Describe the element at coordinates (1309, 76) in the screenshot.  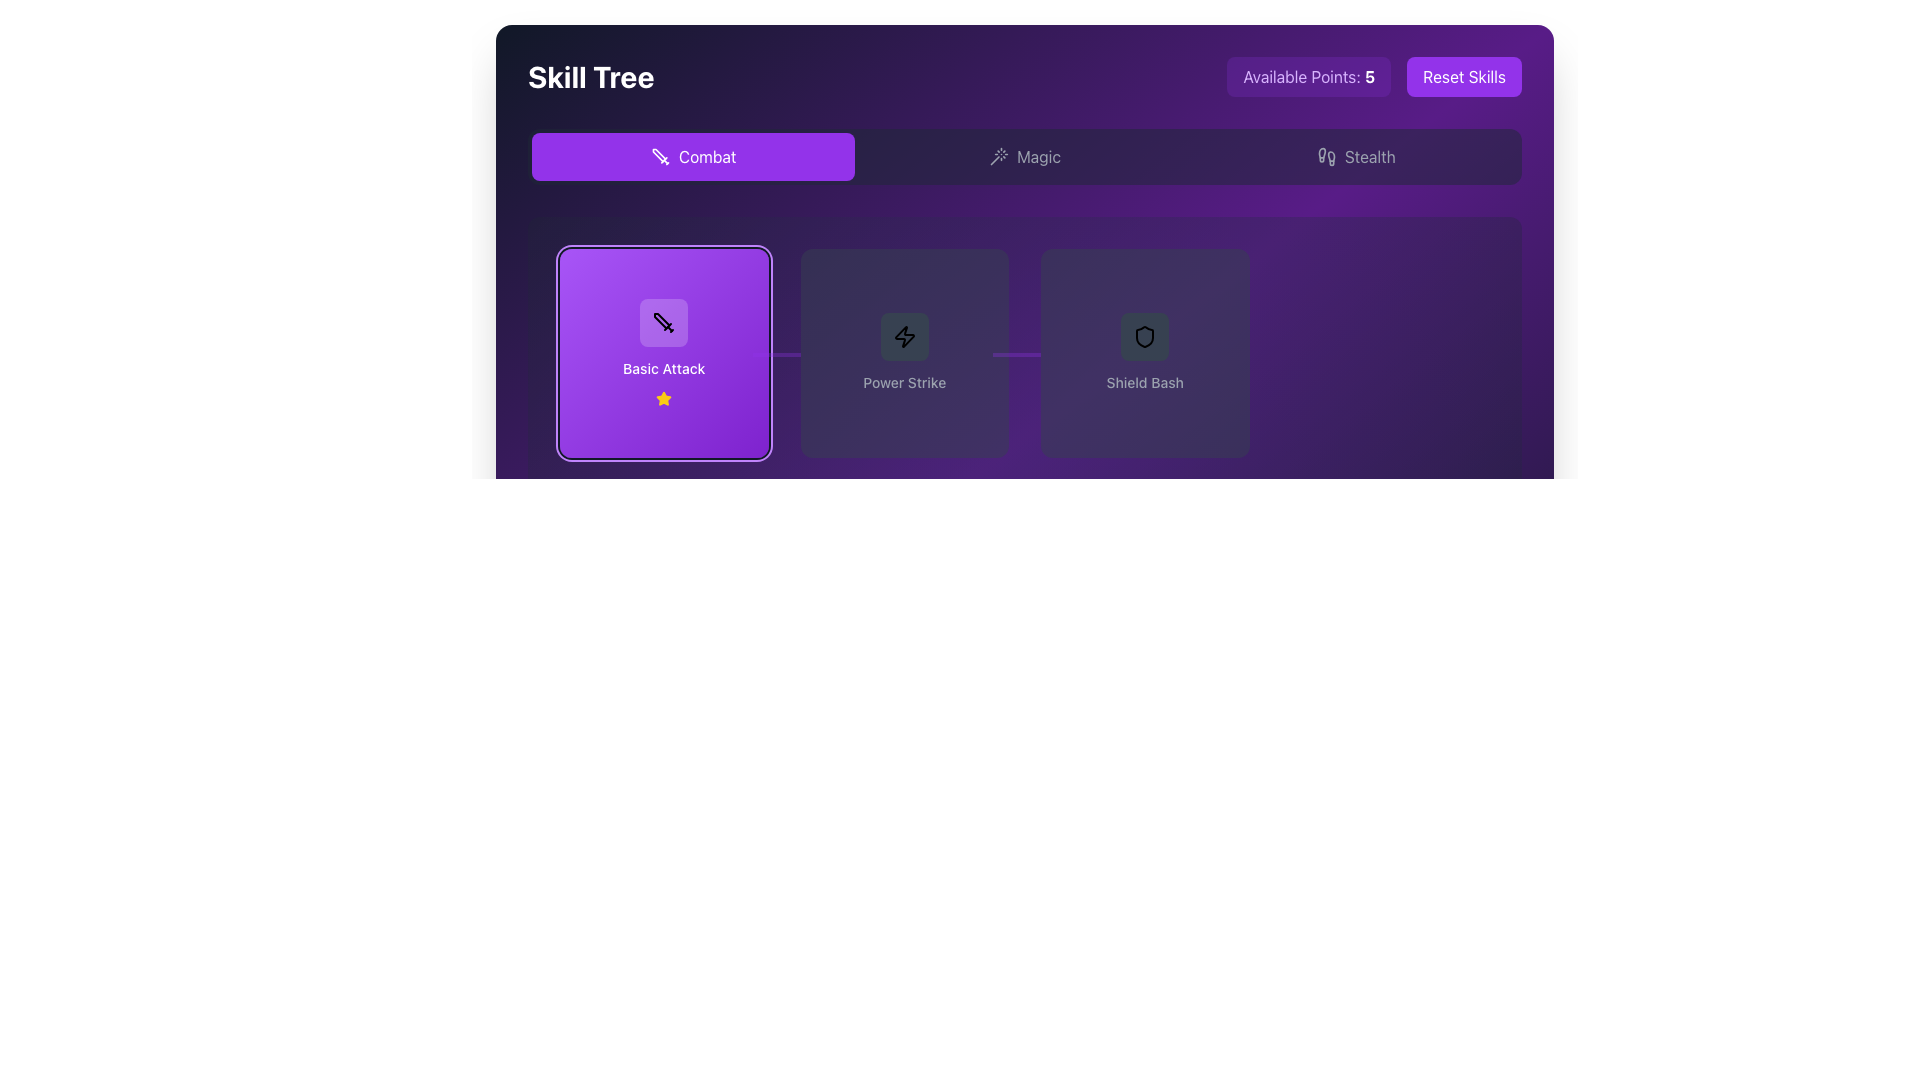
I see `the informational text box displaying 'Available Points: 5', which has a light purple background and rounded corners, located in the top-right corner of the interface` at that location.